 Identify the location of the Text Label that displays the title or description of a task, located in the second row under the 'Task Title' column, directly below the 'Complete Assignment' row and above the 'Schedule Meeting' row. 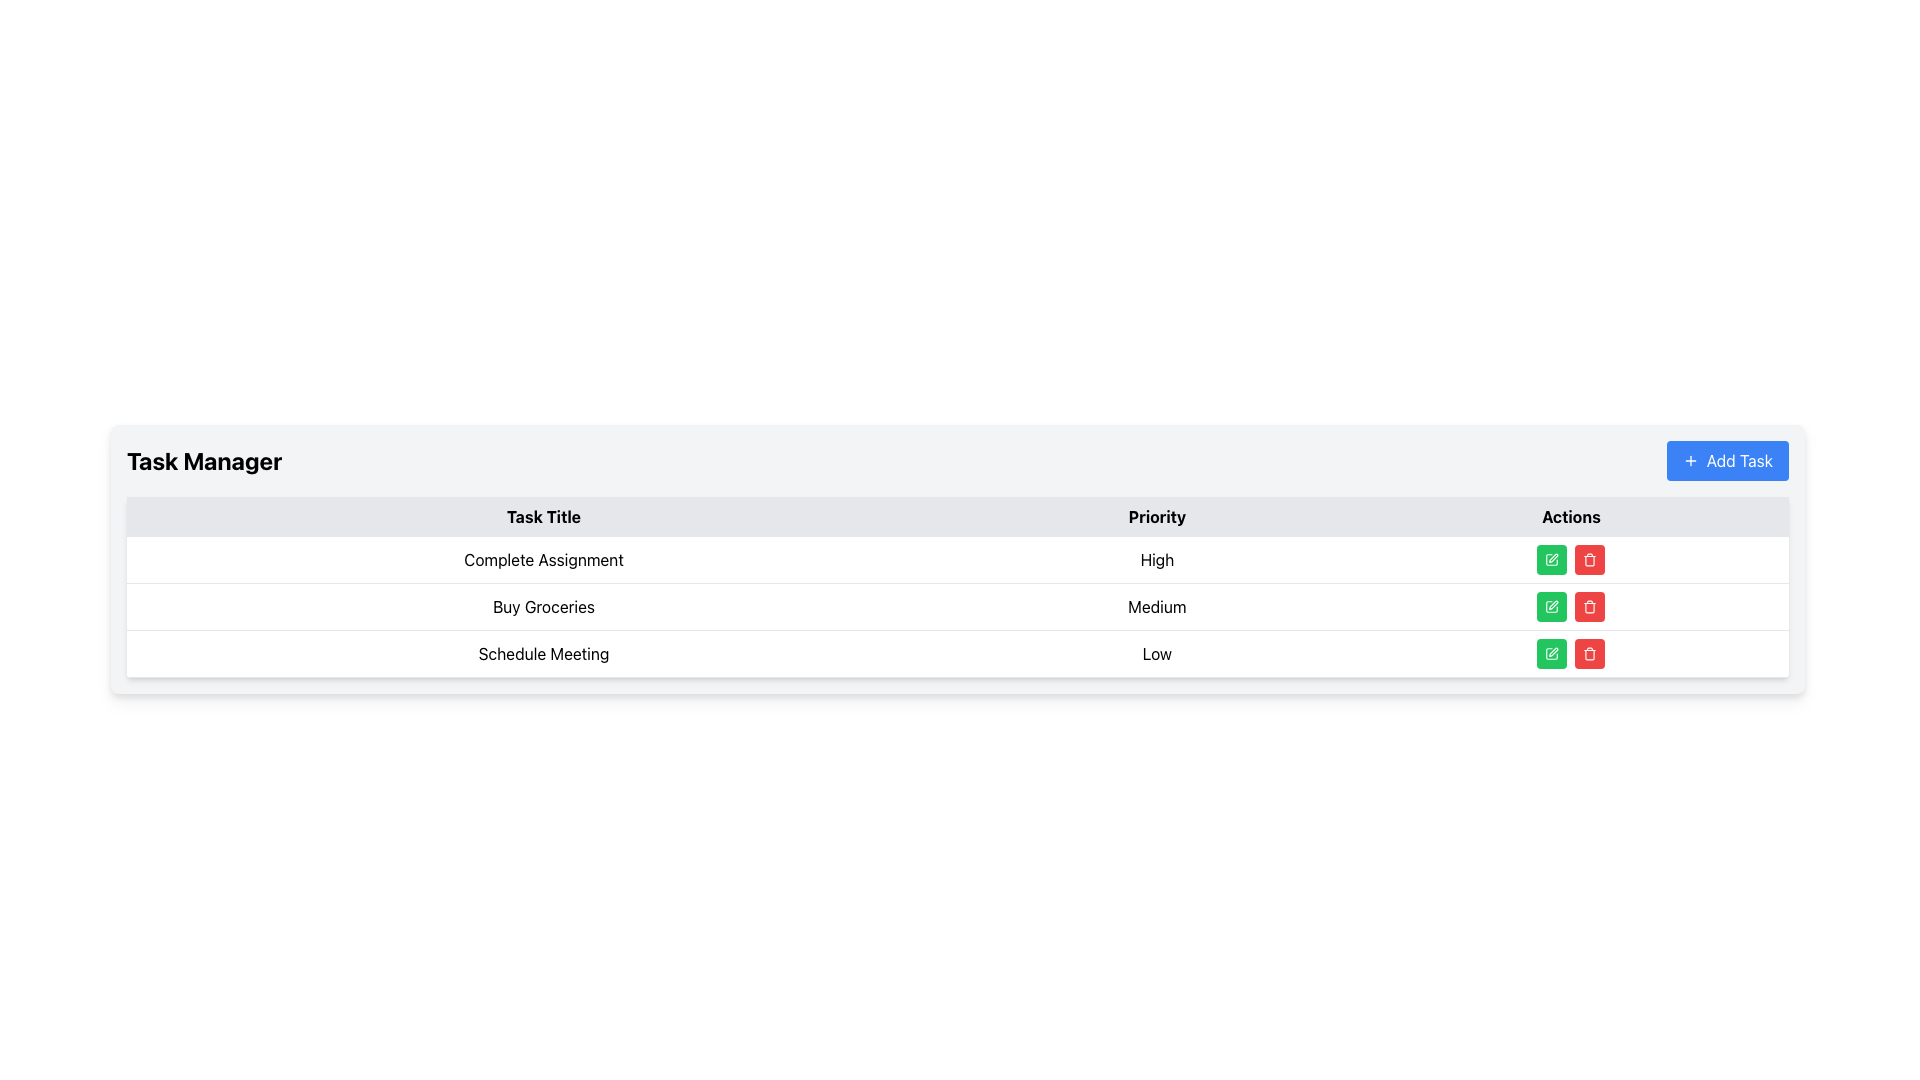
(543, 605).